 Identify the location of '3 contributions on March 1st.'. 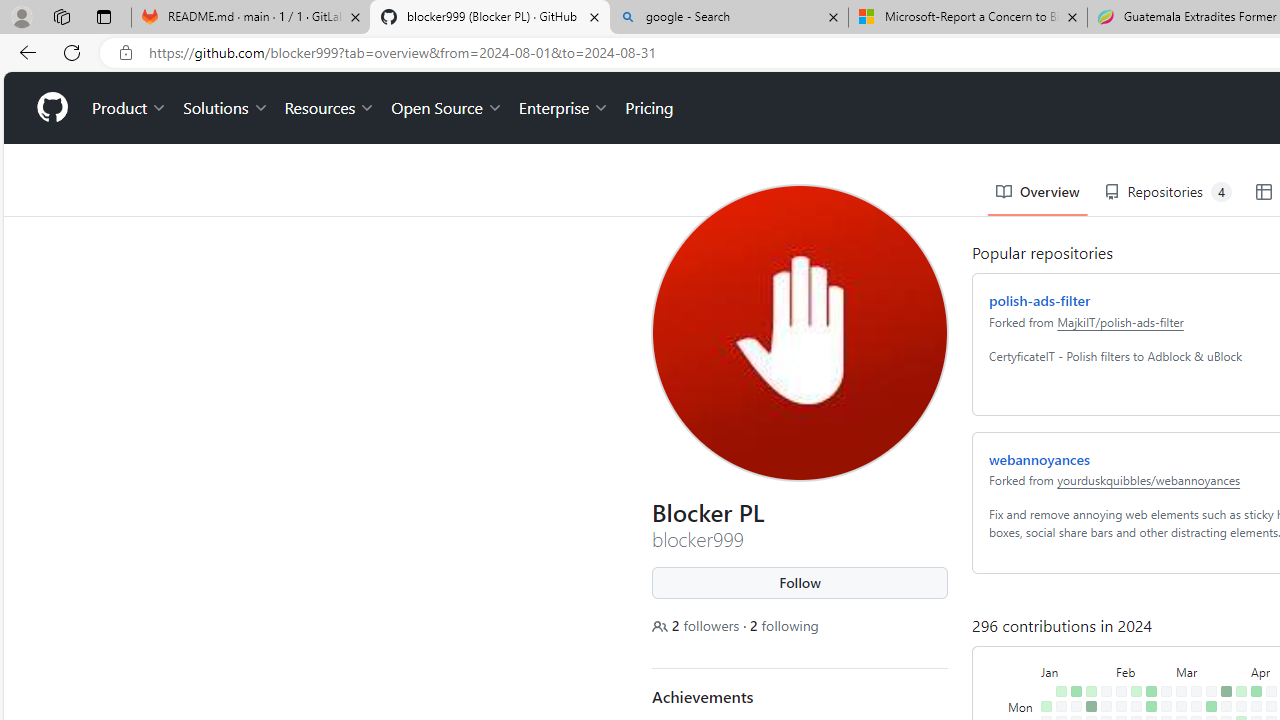
(1162, 693).